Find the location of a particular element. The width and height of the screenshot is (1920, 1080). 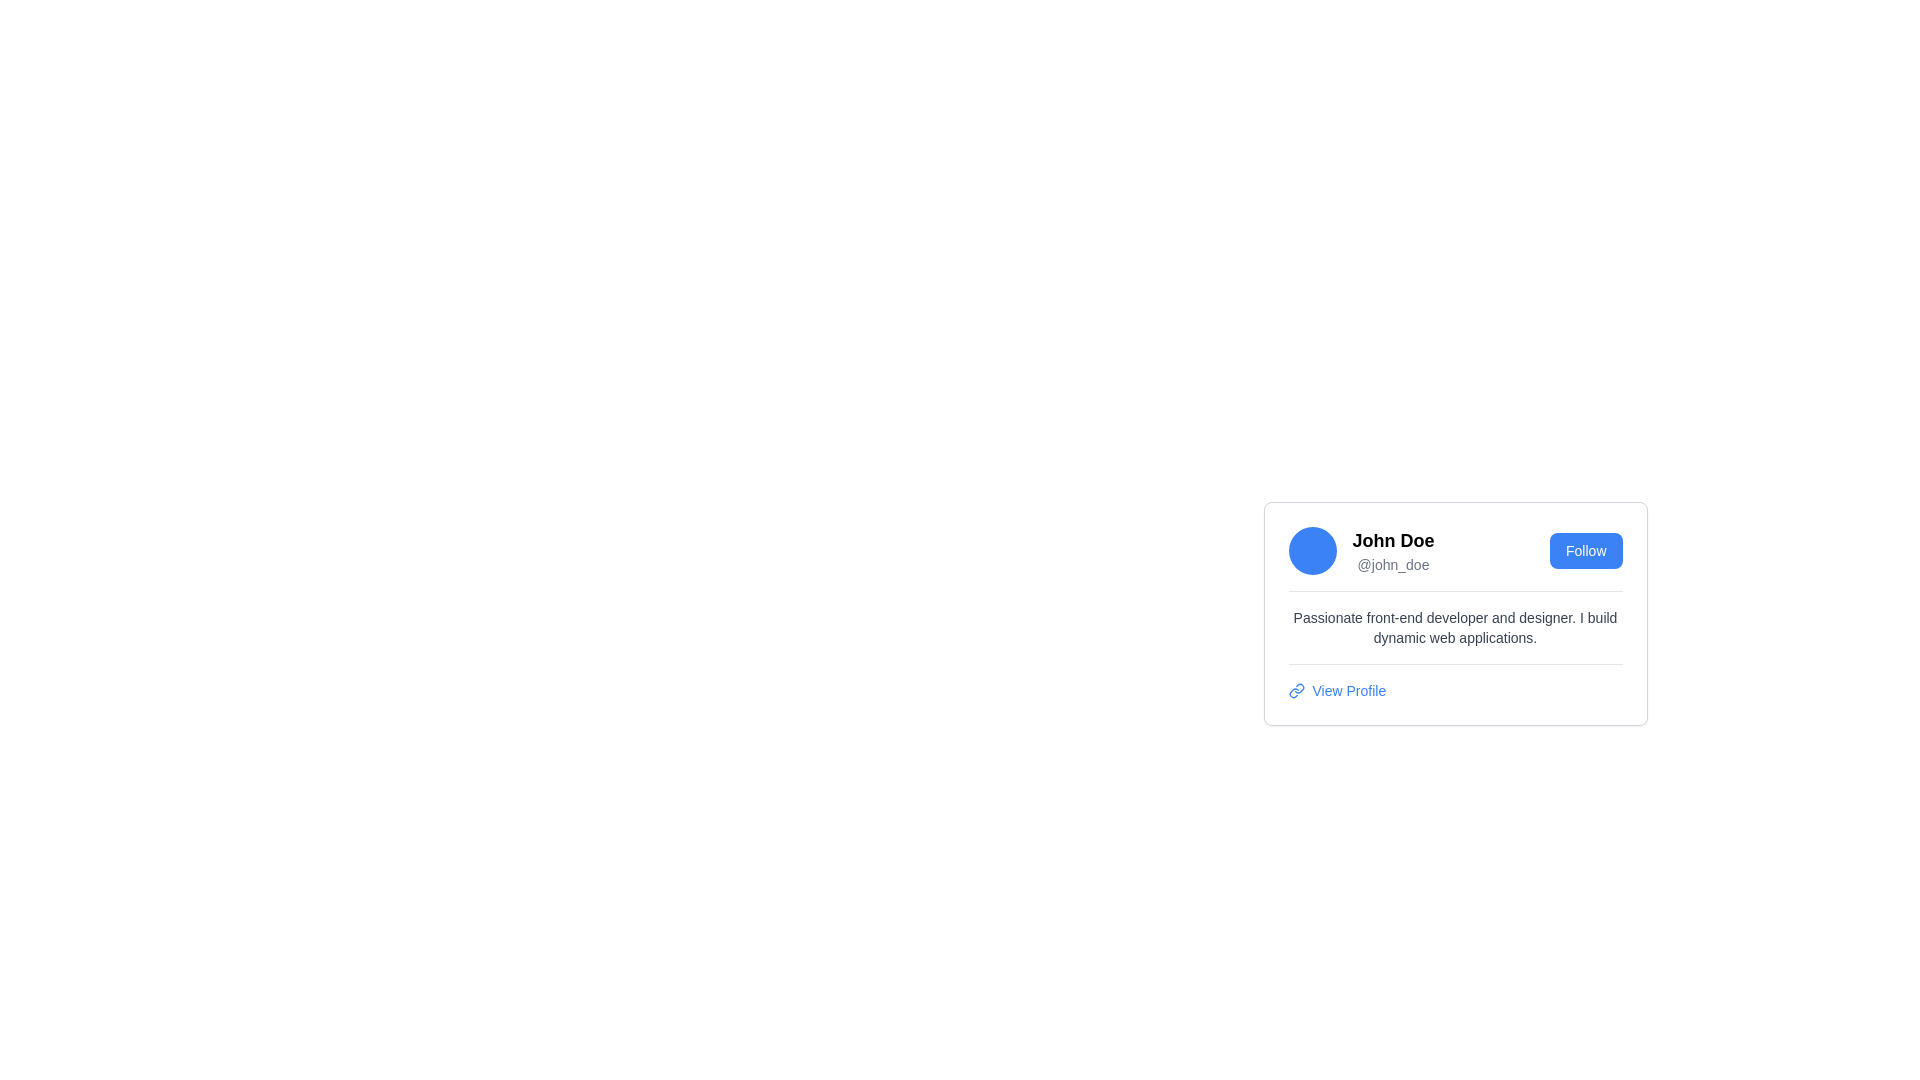

the Avatar or Placeholder representing the user is located at coordinates (1312, 551).